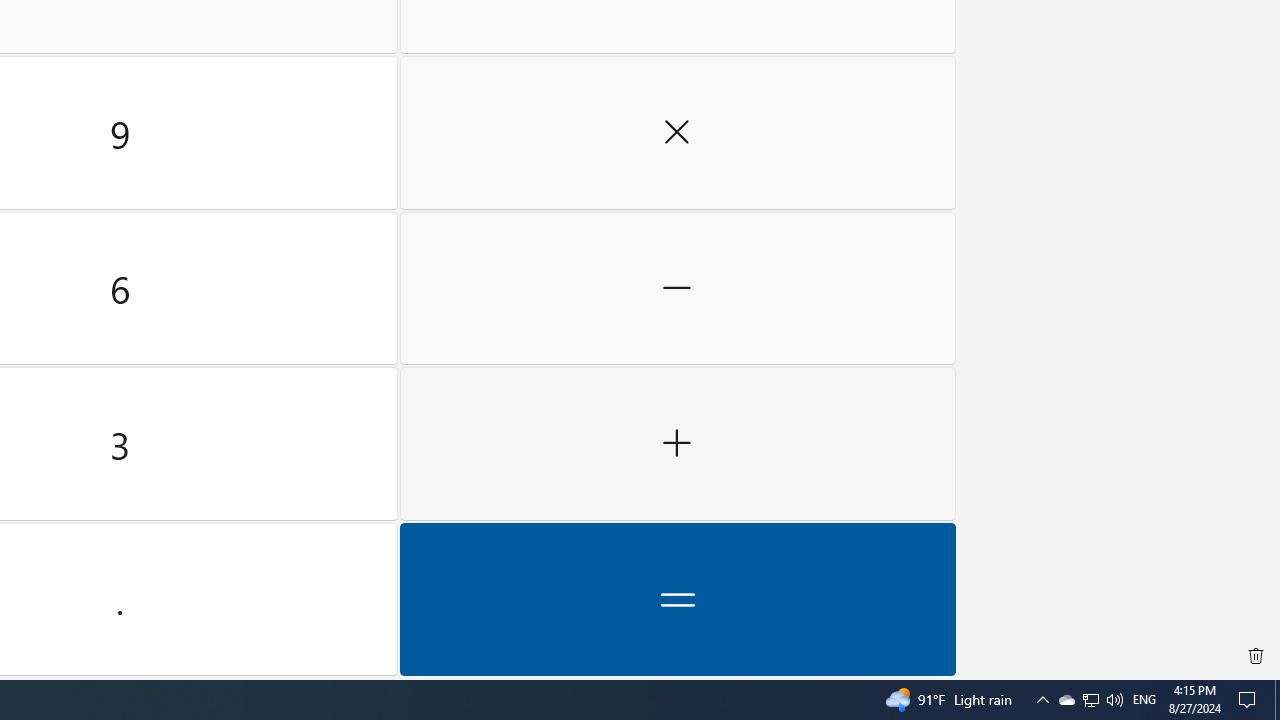 The width and height of the screenshot is (1280, 720). What do you see at coordinates (1089, 698) in the screenshot?
I see `'User Promoted Notification Area'` at bounding box center [1089, 698].